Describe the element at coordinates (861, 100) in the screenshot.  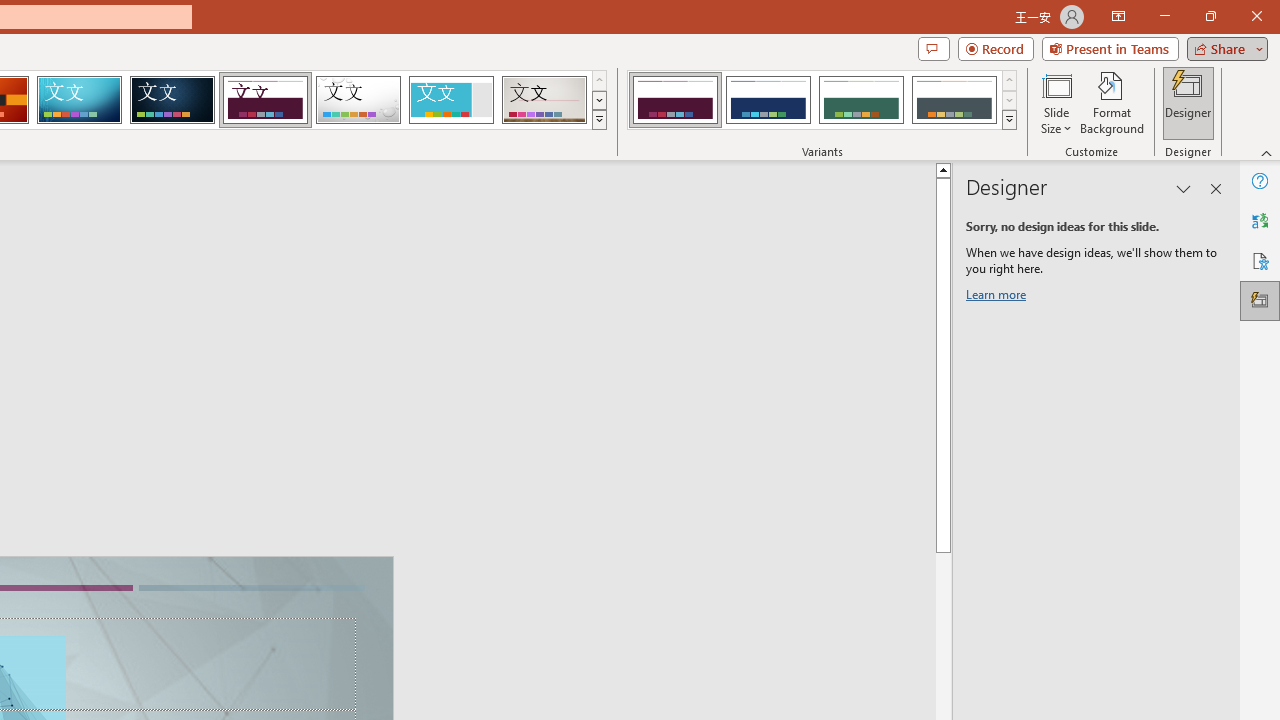
I see `'Dividend Variant 3'` at that location.